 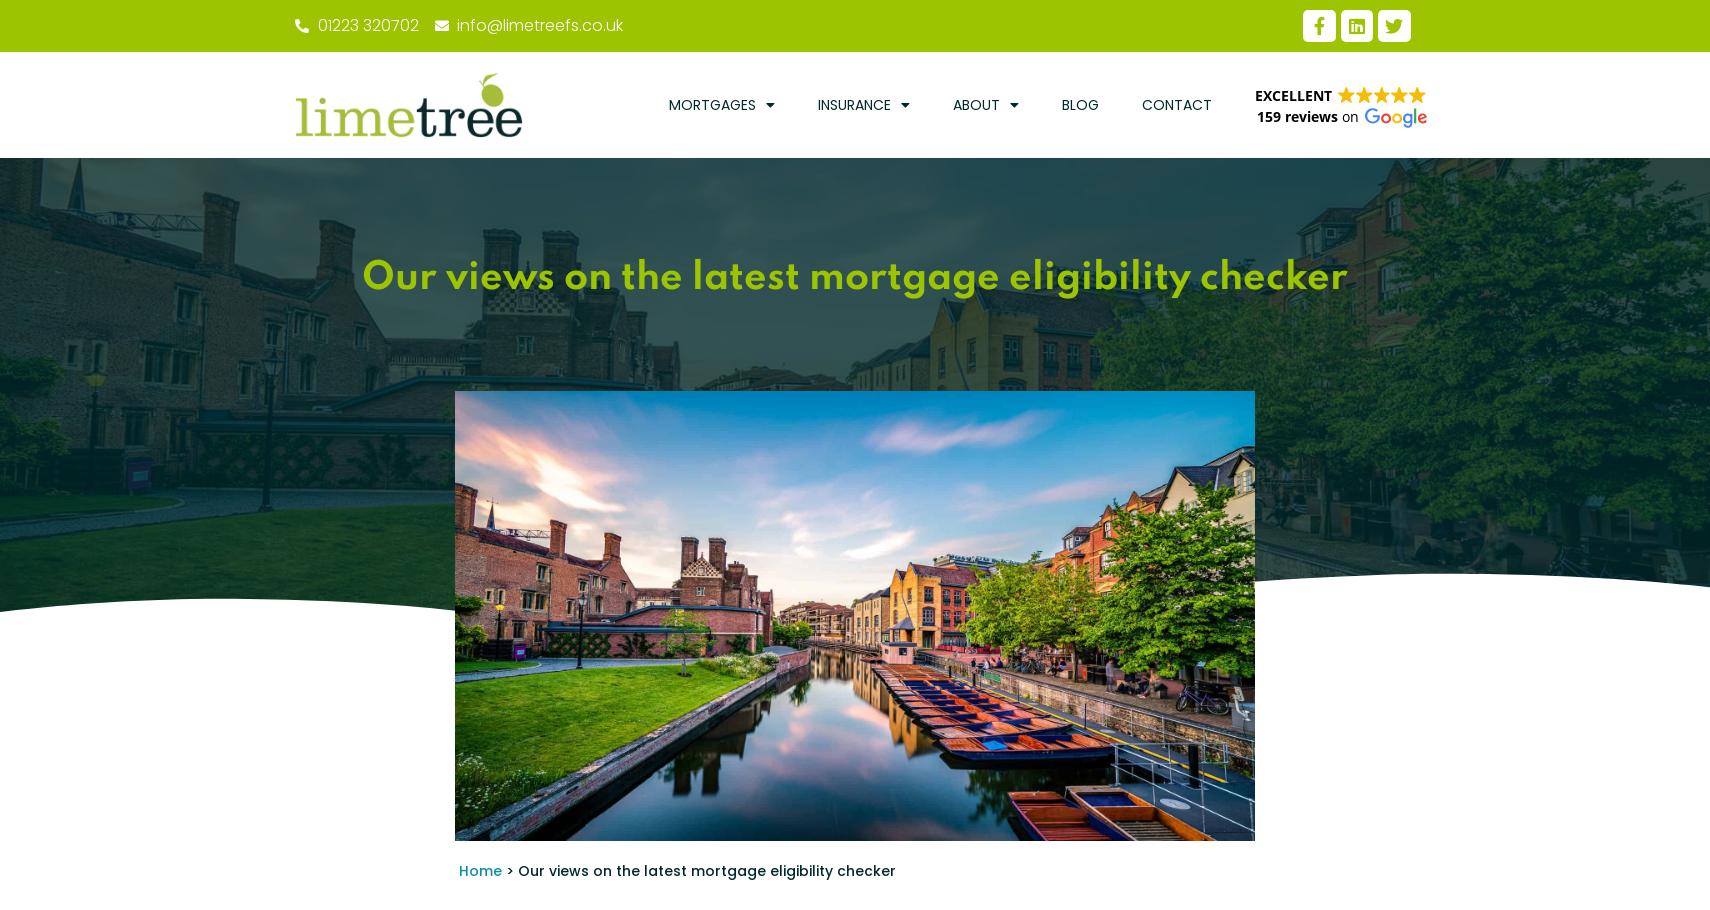 I want to click on 'Email', so click(x=342, y=231).